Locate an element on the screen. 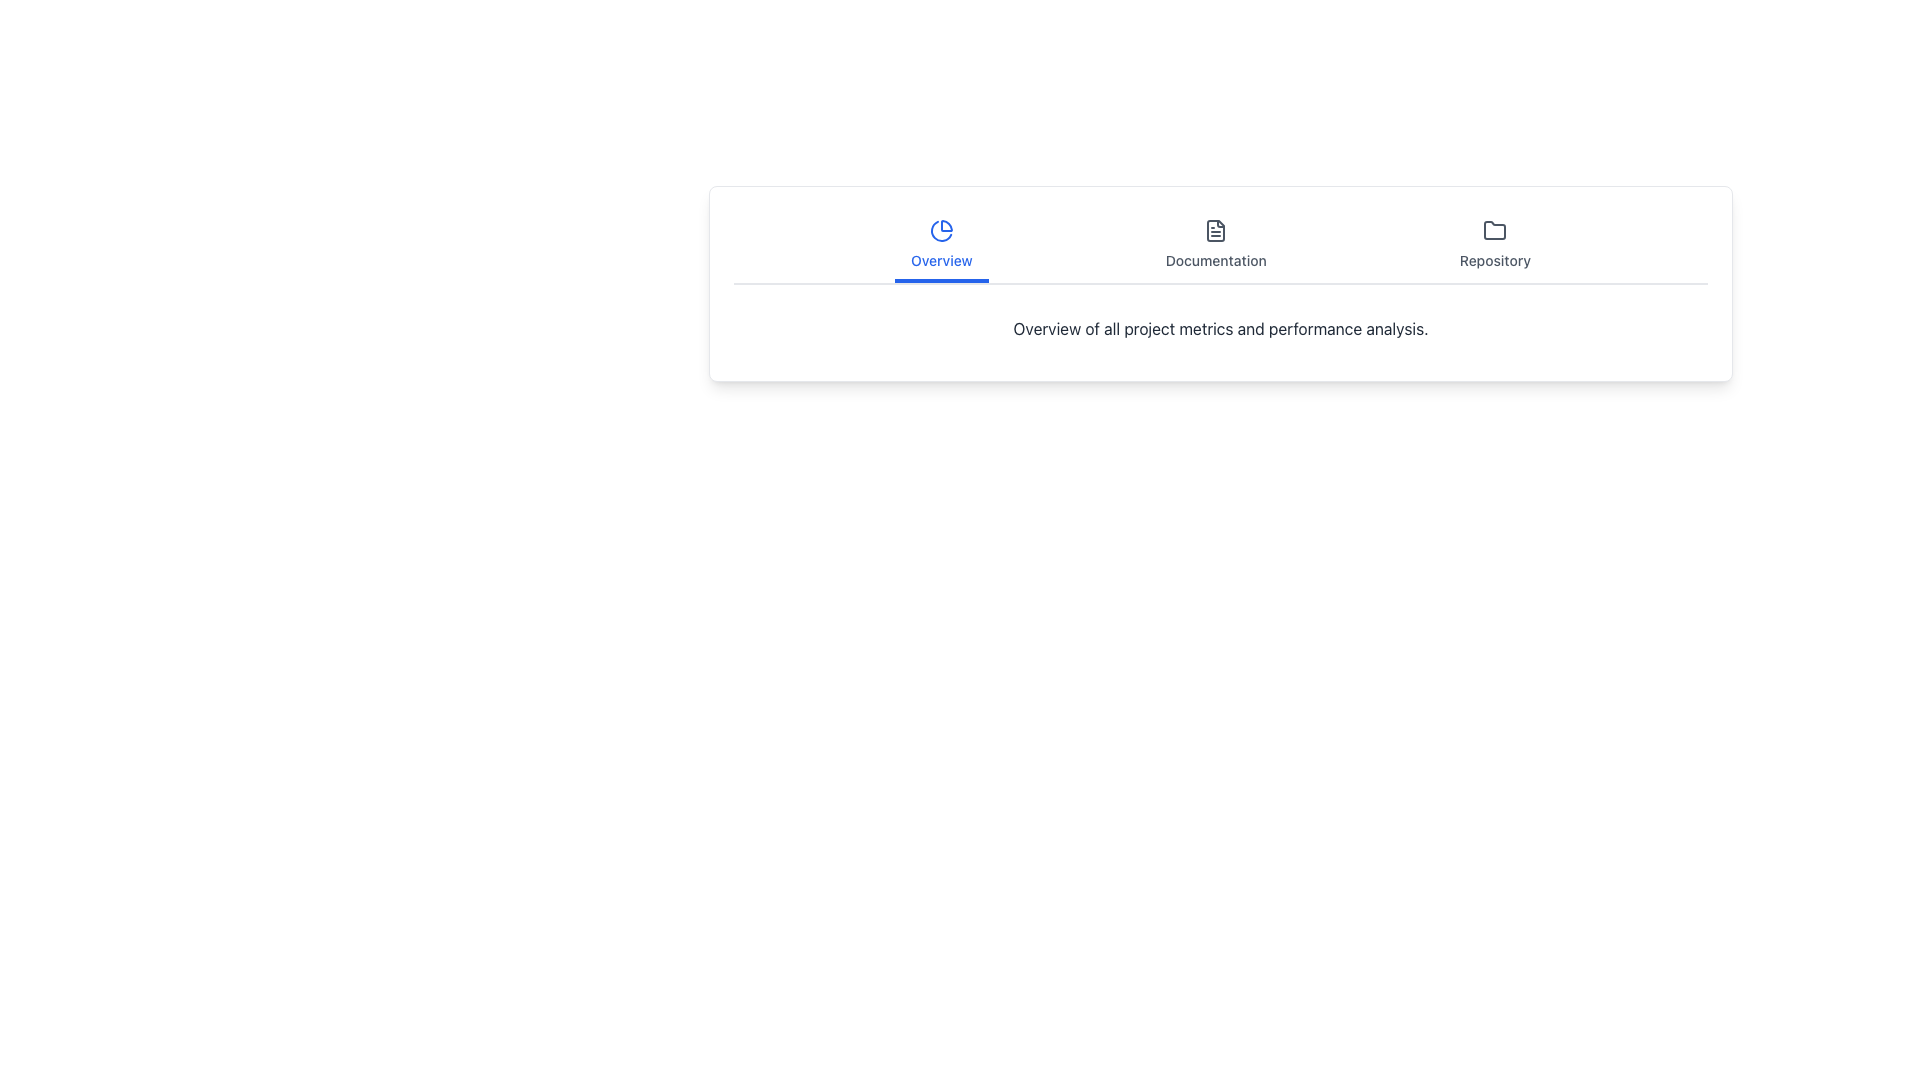  text element stating 'Overview of all project metrics and performance analysis.' centered below the navigation bar is located at coordinates (1219, 327).